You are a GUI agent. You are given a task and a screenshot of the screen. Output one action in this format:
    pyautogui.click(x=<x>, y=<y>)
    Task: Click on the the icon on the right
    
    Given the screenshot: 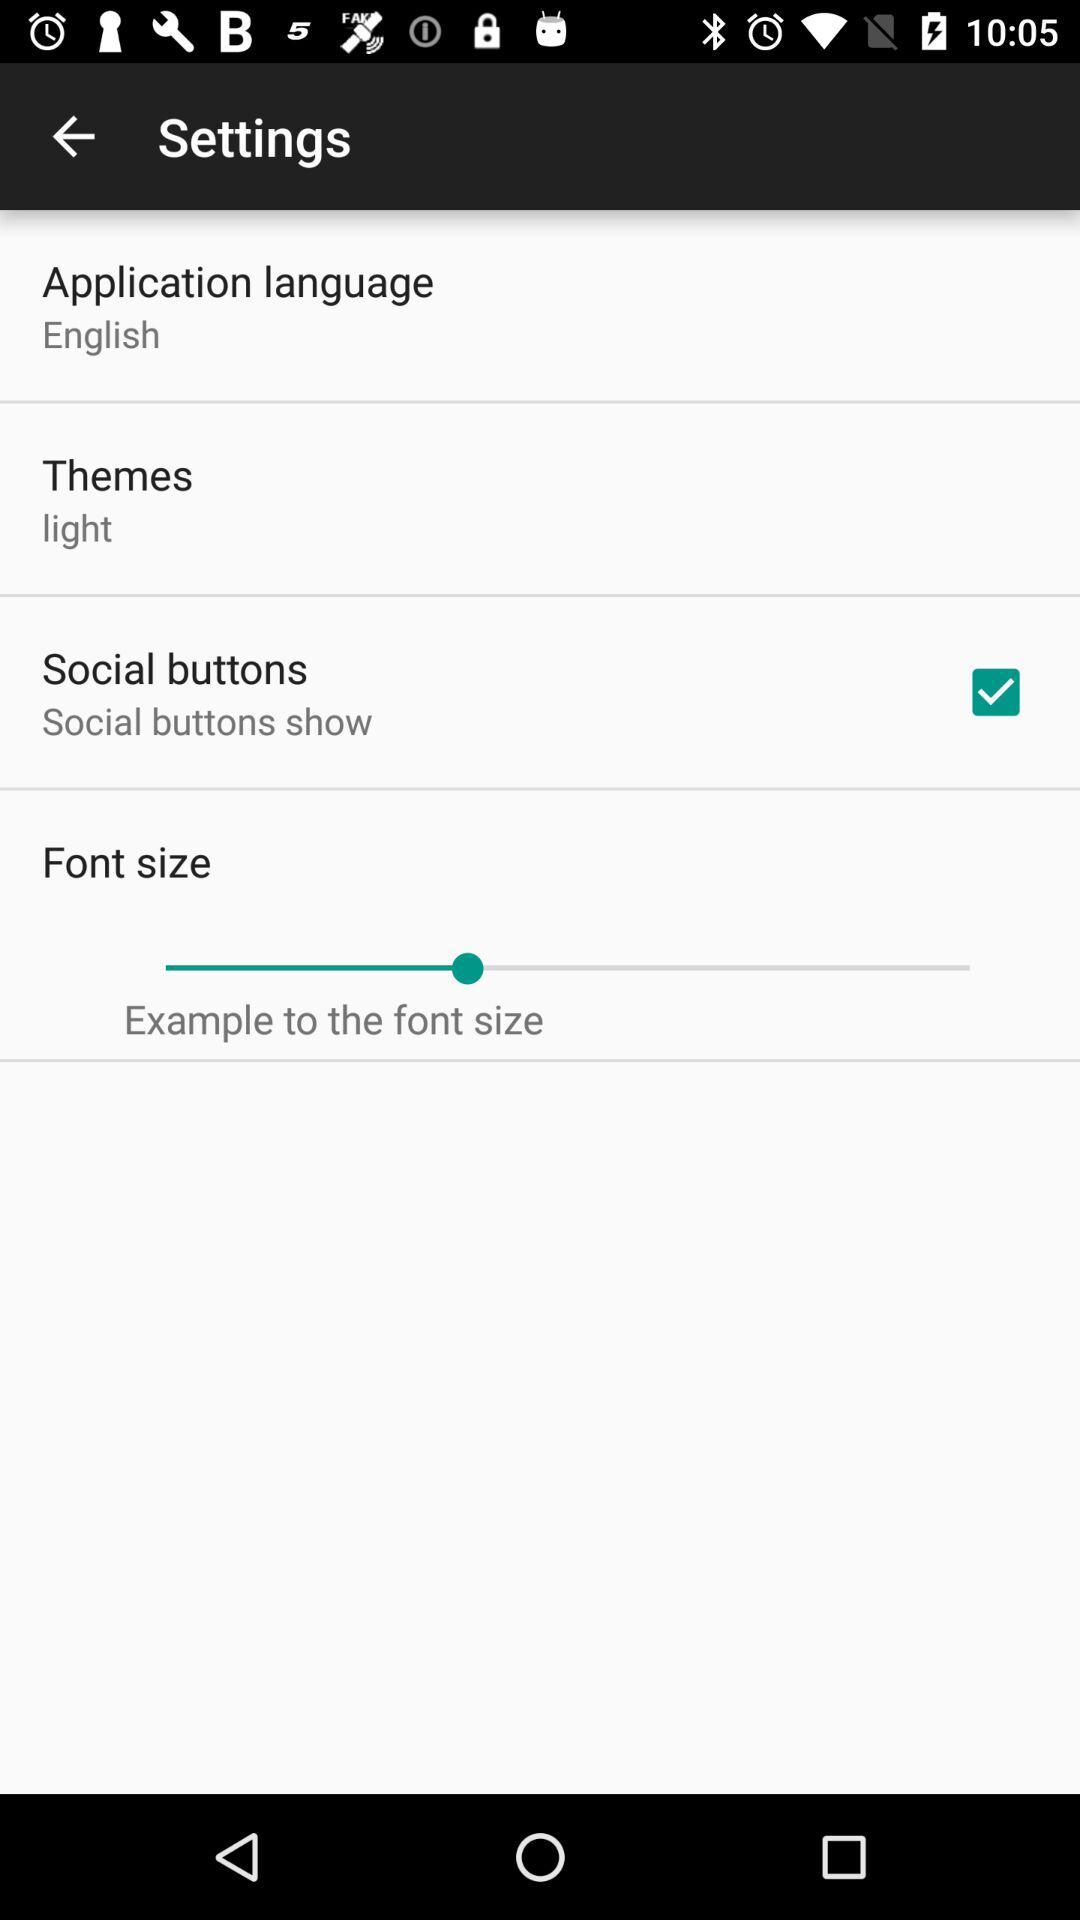 What is the action you would take?
    pyautogui.click(x=995, y=692)
    